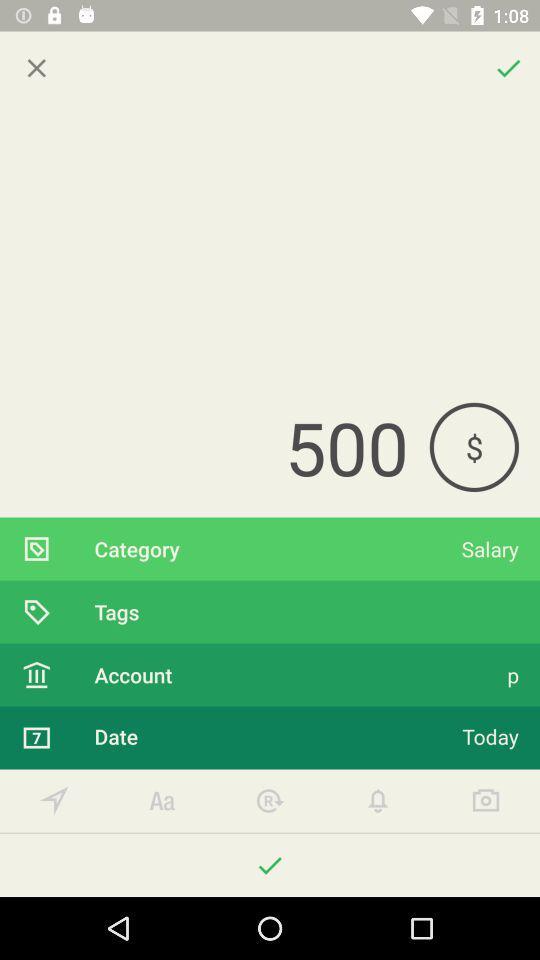 The image size is (540, 960). I want to click on turn on camera, so click(485, 801).